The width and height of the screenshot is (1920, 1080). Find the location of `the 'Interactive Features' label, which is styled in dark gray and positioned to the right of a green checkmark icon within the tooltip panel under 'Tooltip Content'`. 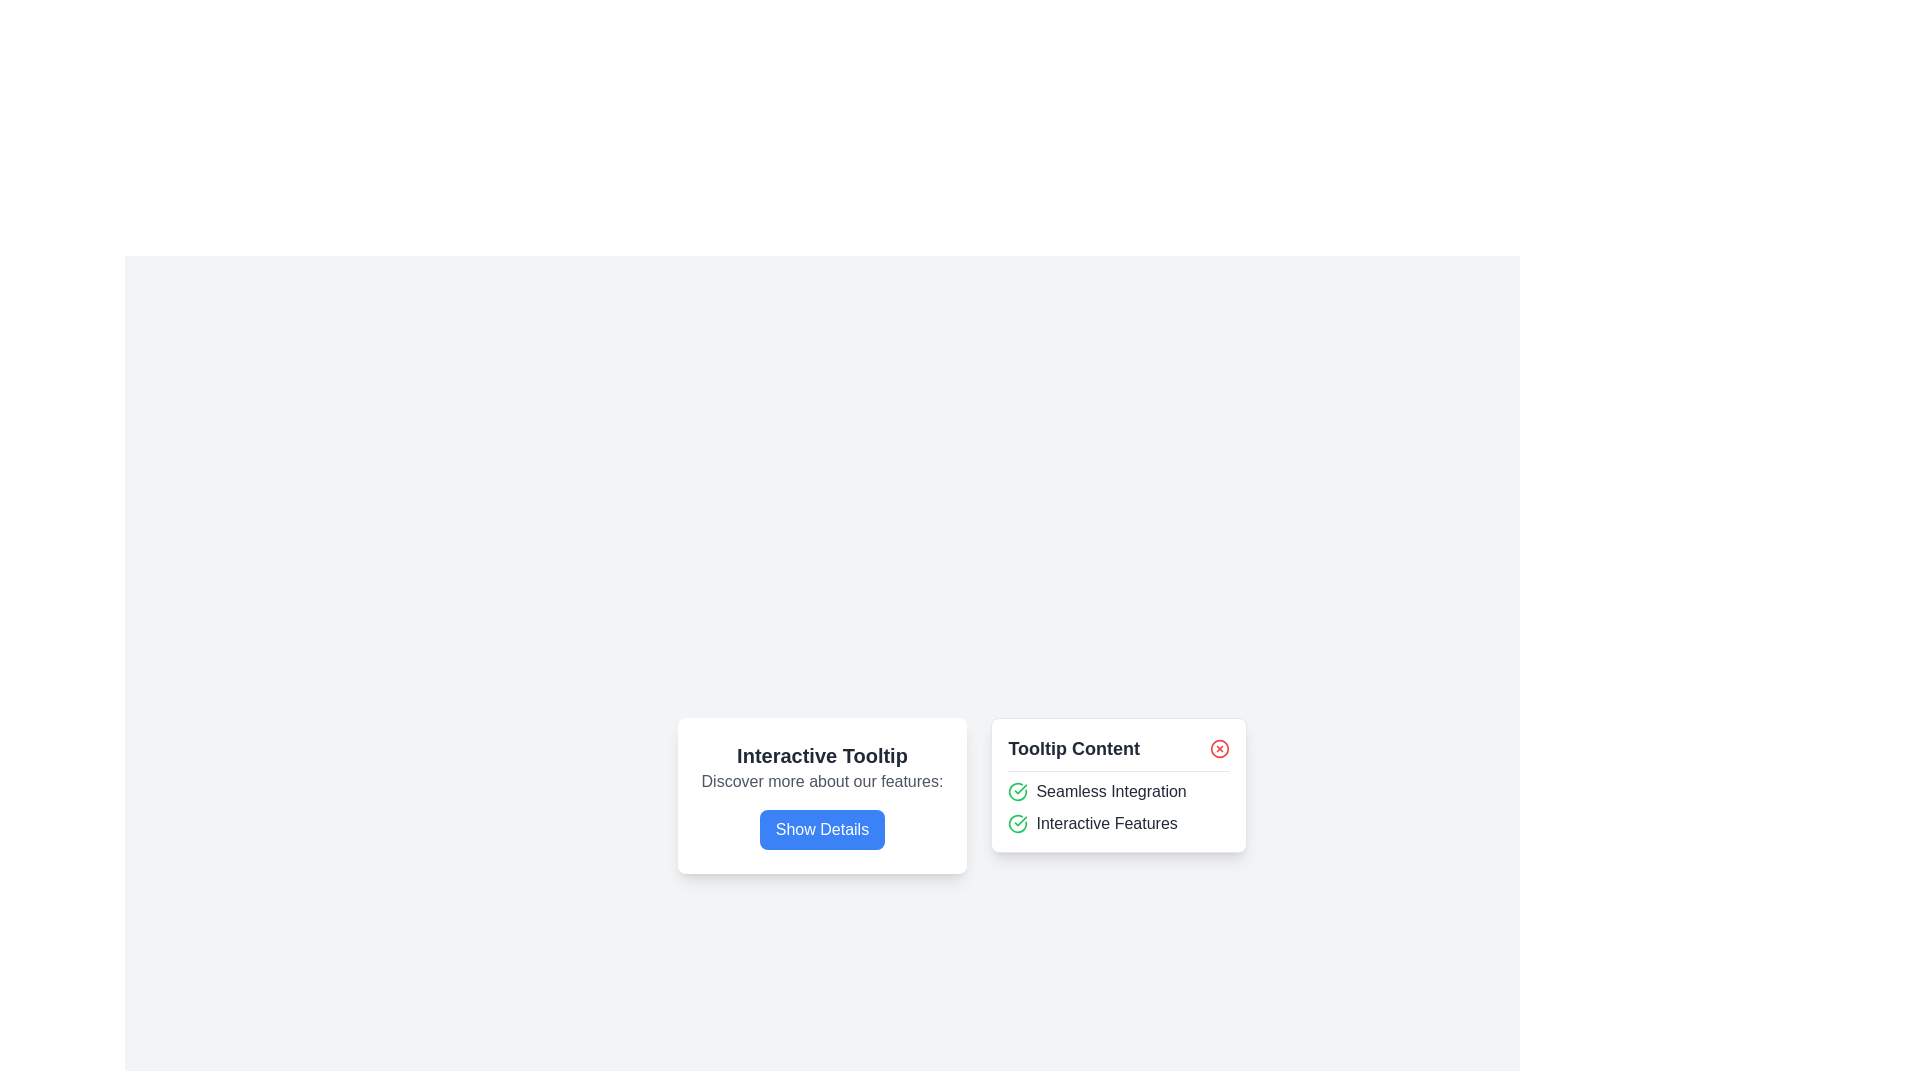

the 'Interactive Features' label, which is styled in dark gray and positioned to the right of a green checkmark icon within the tooltip panel under 'Tooltip Content' is located at coordinates (1118, 824).